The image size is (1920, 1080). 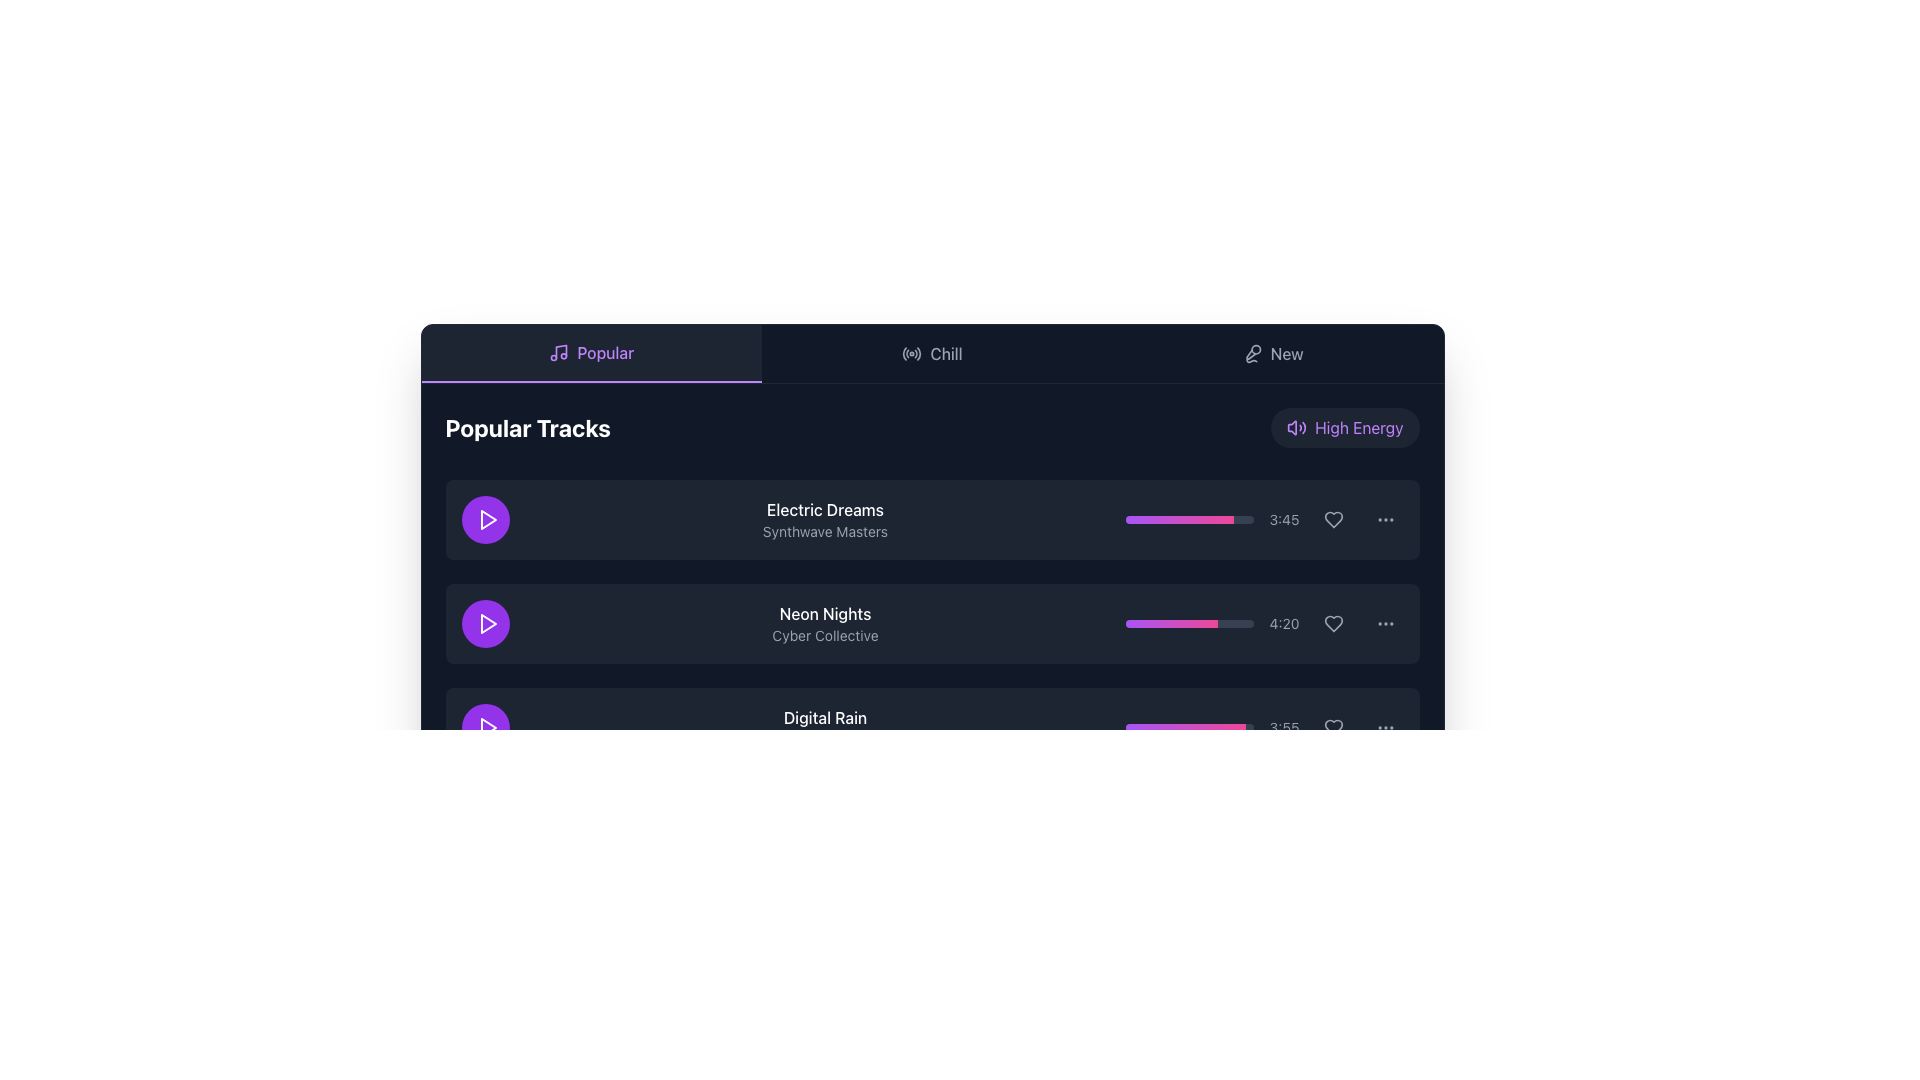 I want to click on the slider value, so click(x=1228, y=728).